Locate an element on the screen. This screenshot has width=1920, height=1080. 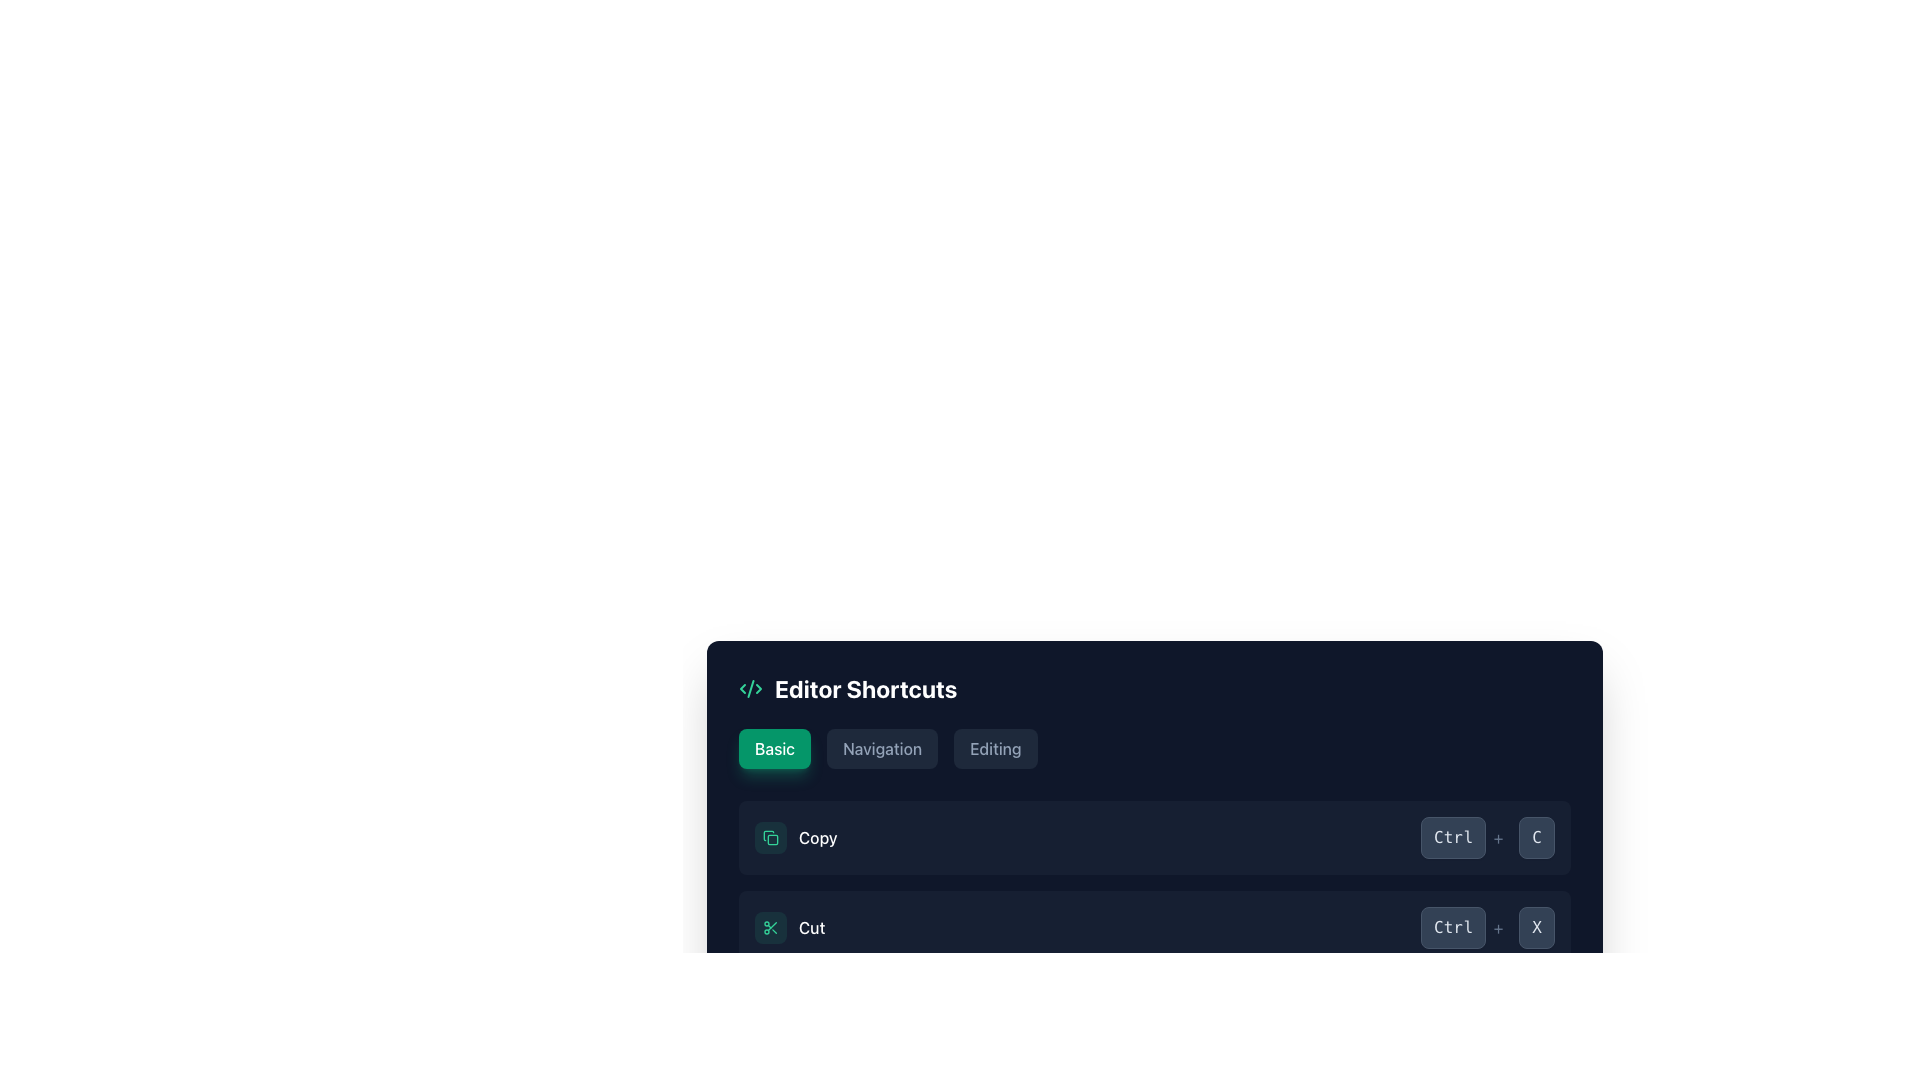
the static text label indicating the 'Cut' operation in the 'Editor Shortcuts' interface, located to the right of the scissors icon is located at coordinates (812, 928).